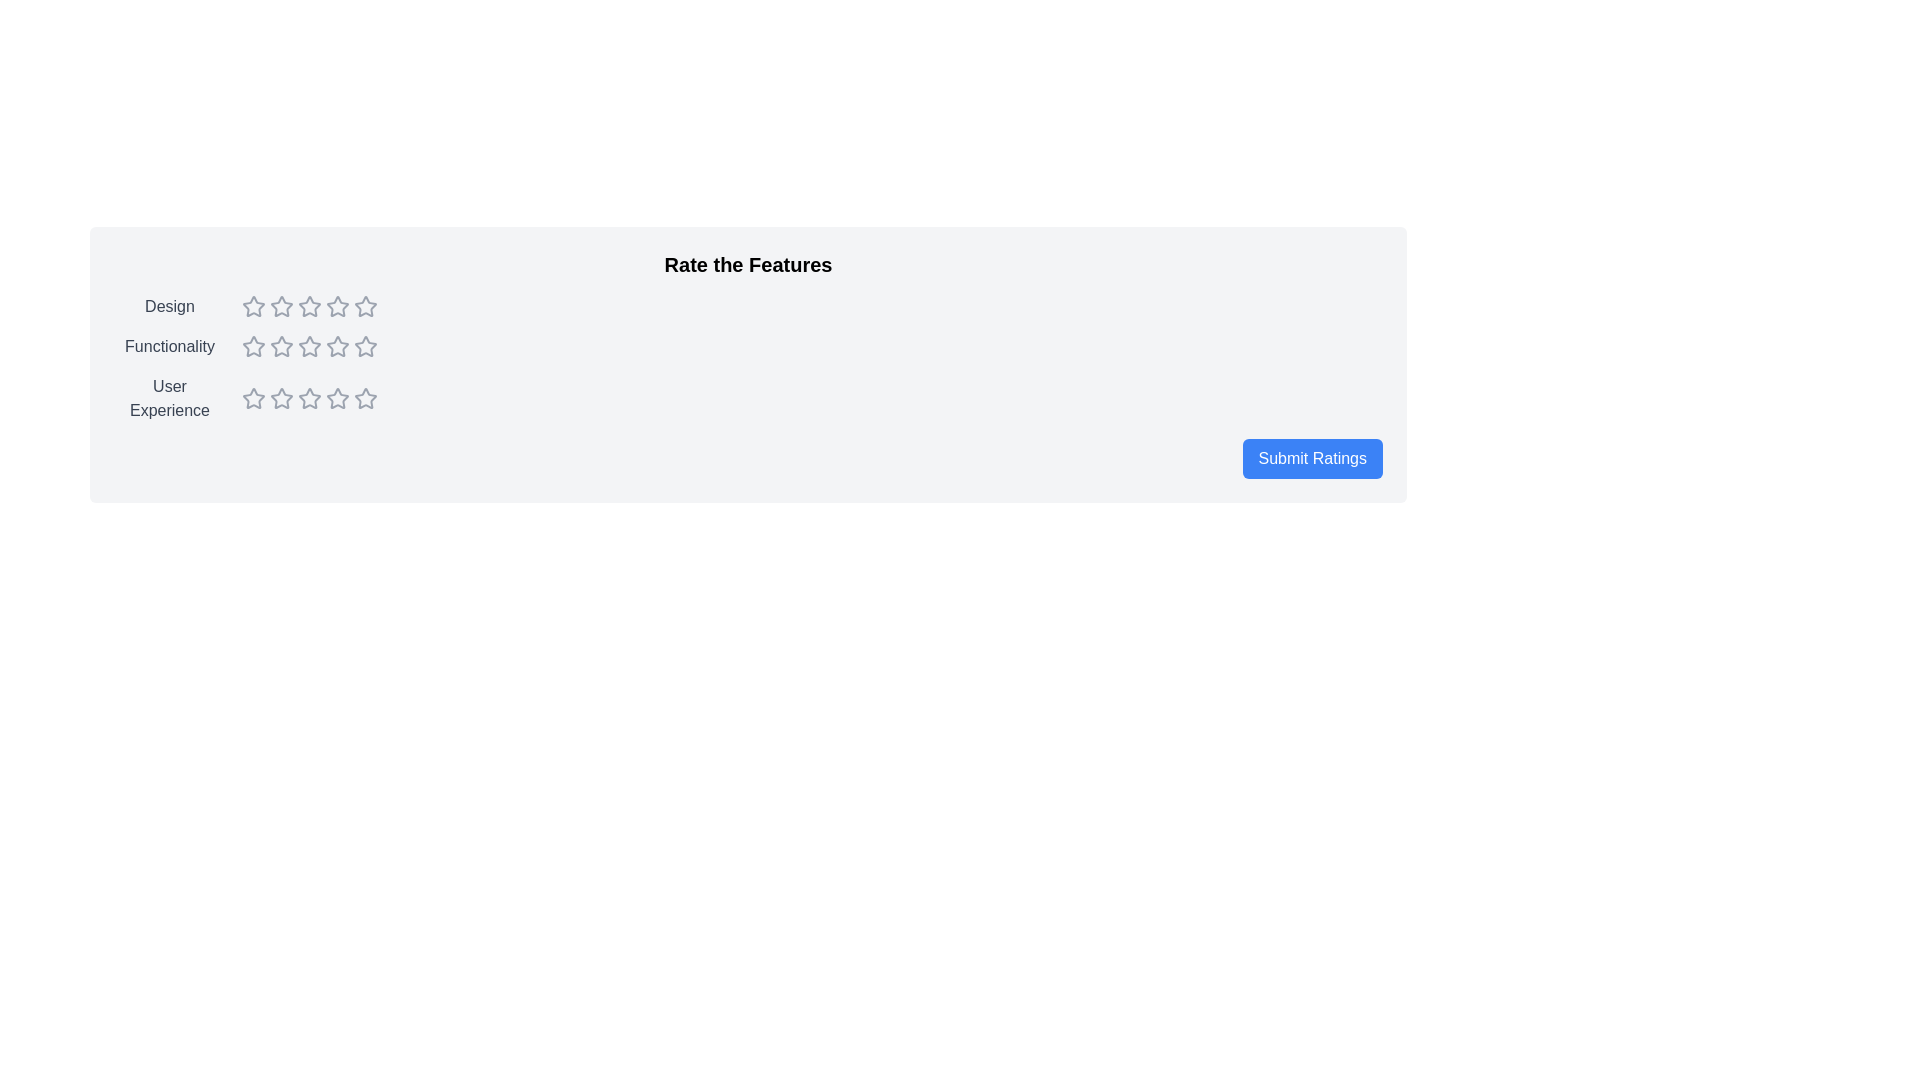 This screenshot has height=1080, width=1920. What do you see at coordinates (337, 306) in the screenshot?
I see `the second star from the left in the rating row under the category 'Design'` at bounding box center [337, 306].